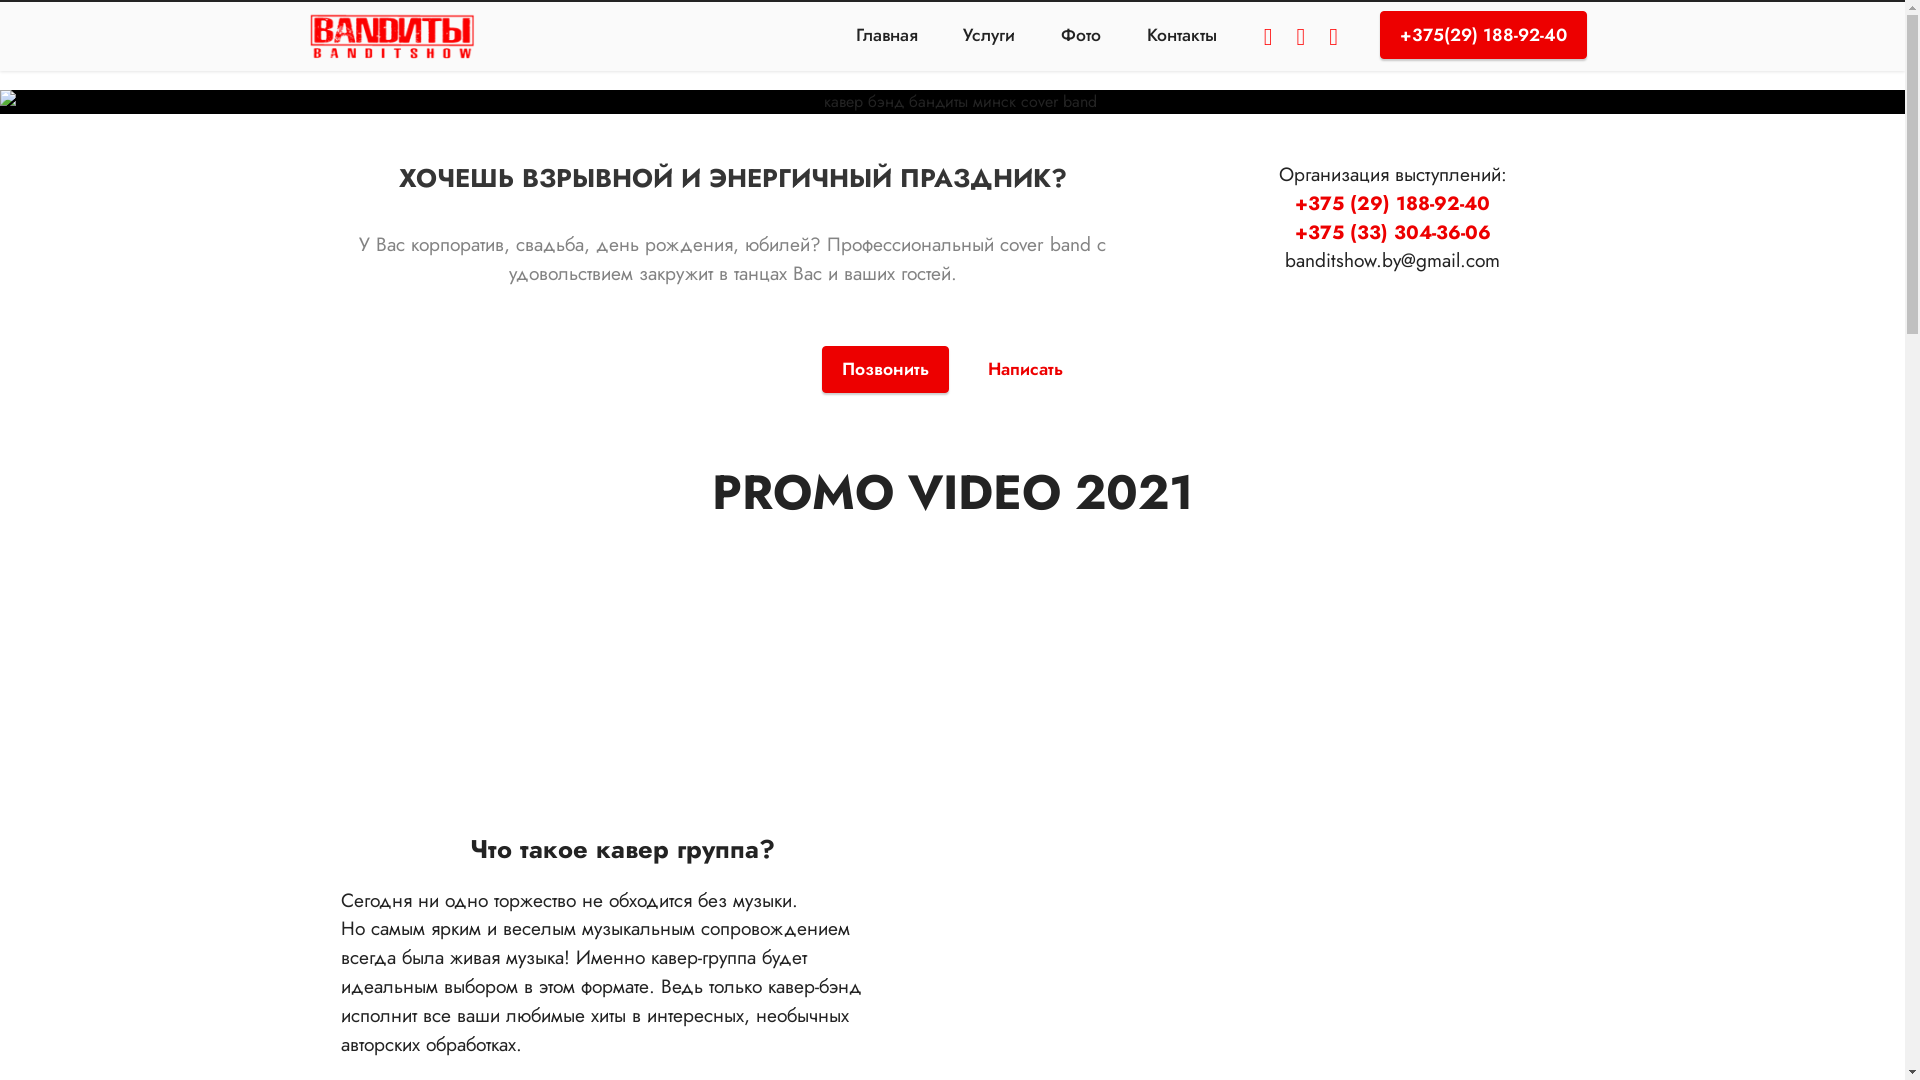 This screenshot has width=1920, height=1080. I want to click on '+375(29) 188-92-40', so click(1379, 34).